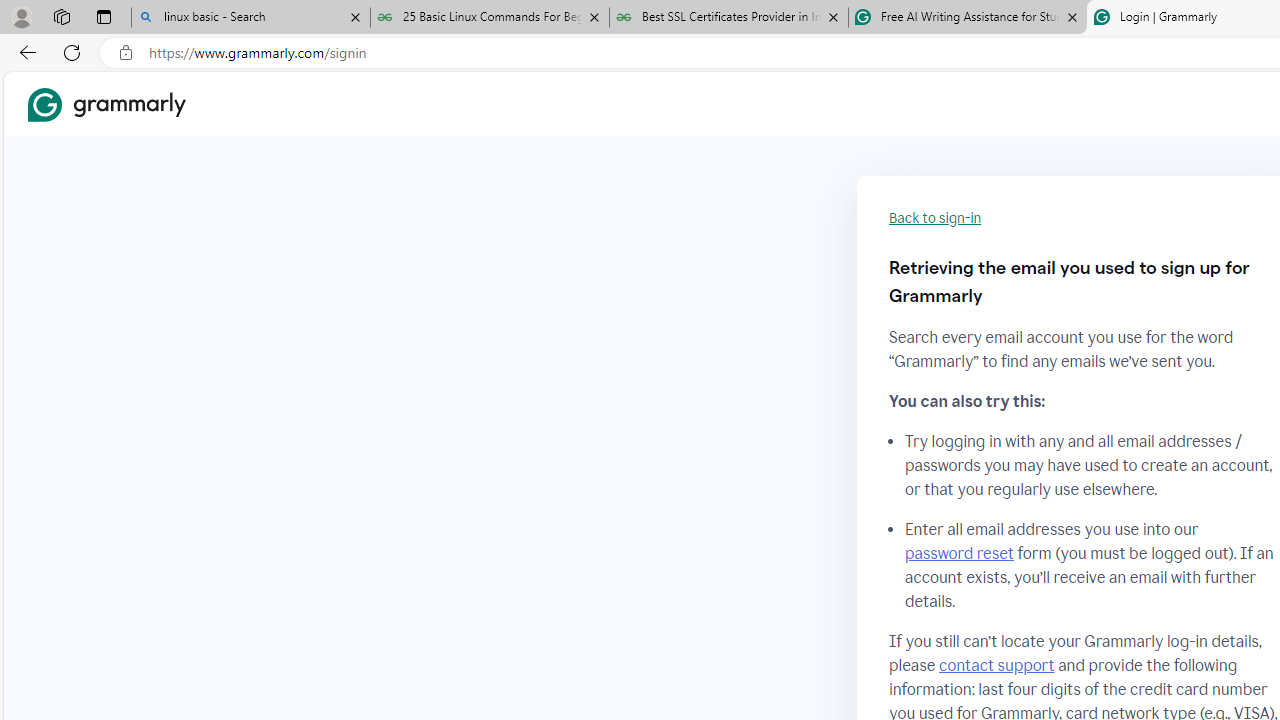  What do you see at coordinates (105, 104) in the screenshot?
I see `'Grammarly Home'` at bounding box center [105, 104].